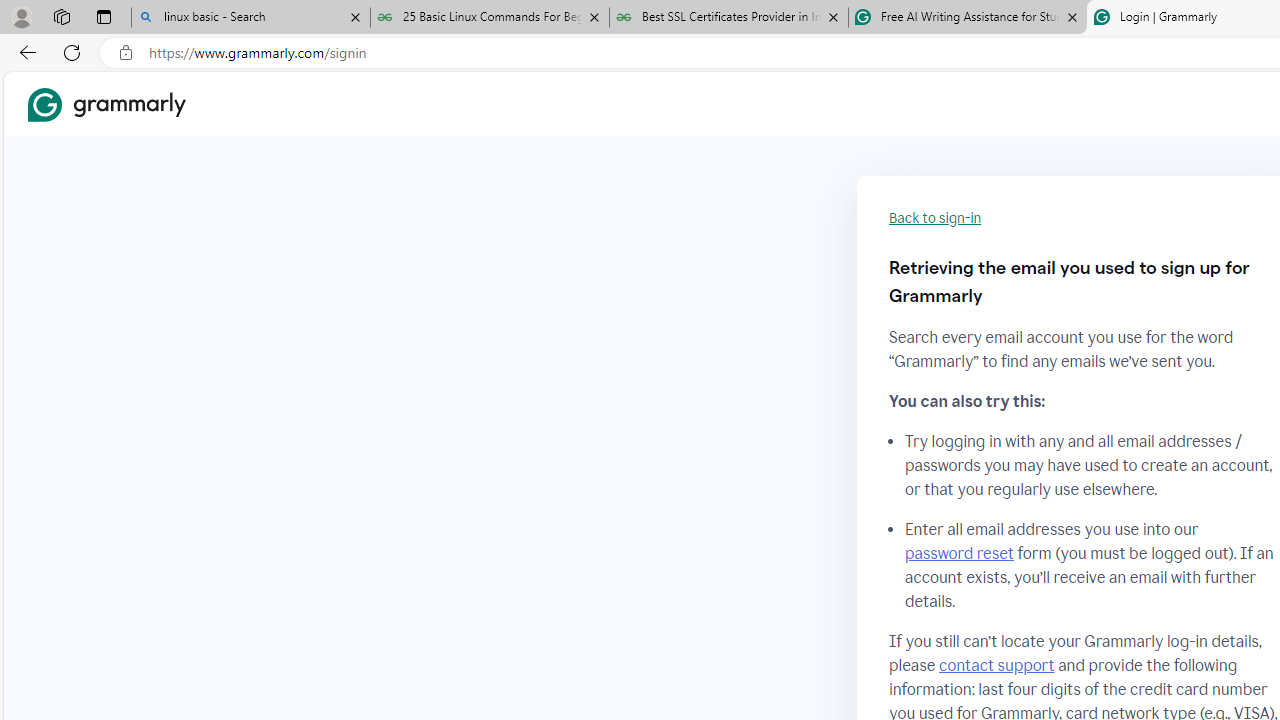  What do you see at coordinates (105, 104) in the screenshot?
I see `'Grammarly Home'` at bounding box center [105, 104].